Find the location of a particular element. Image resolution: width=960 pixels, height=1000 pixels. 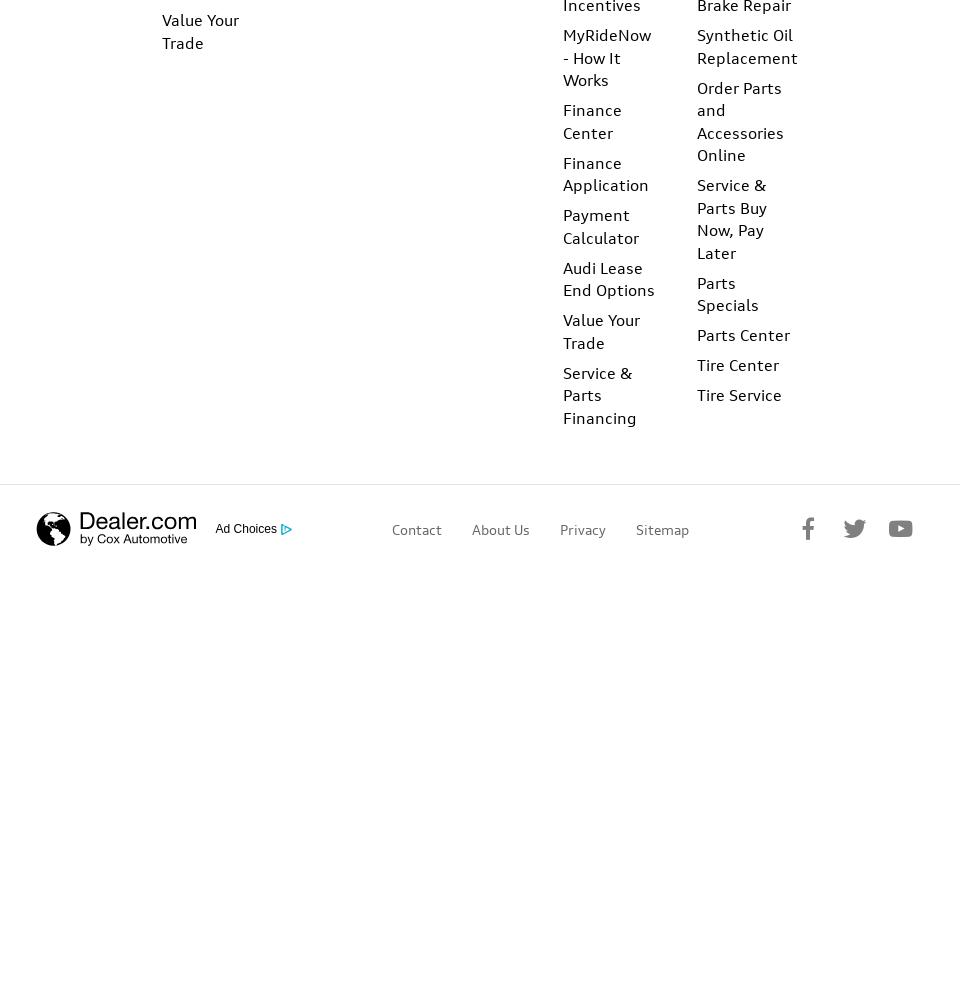

'Parts Center' is located at coordinates (742, 334).